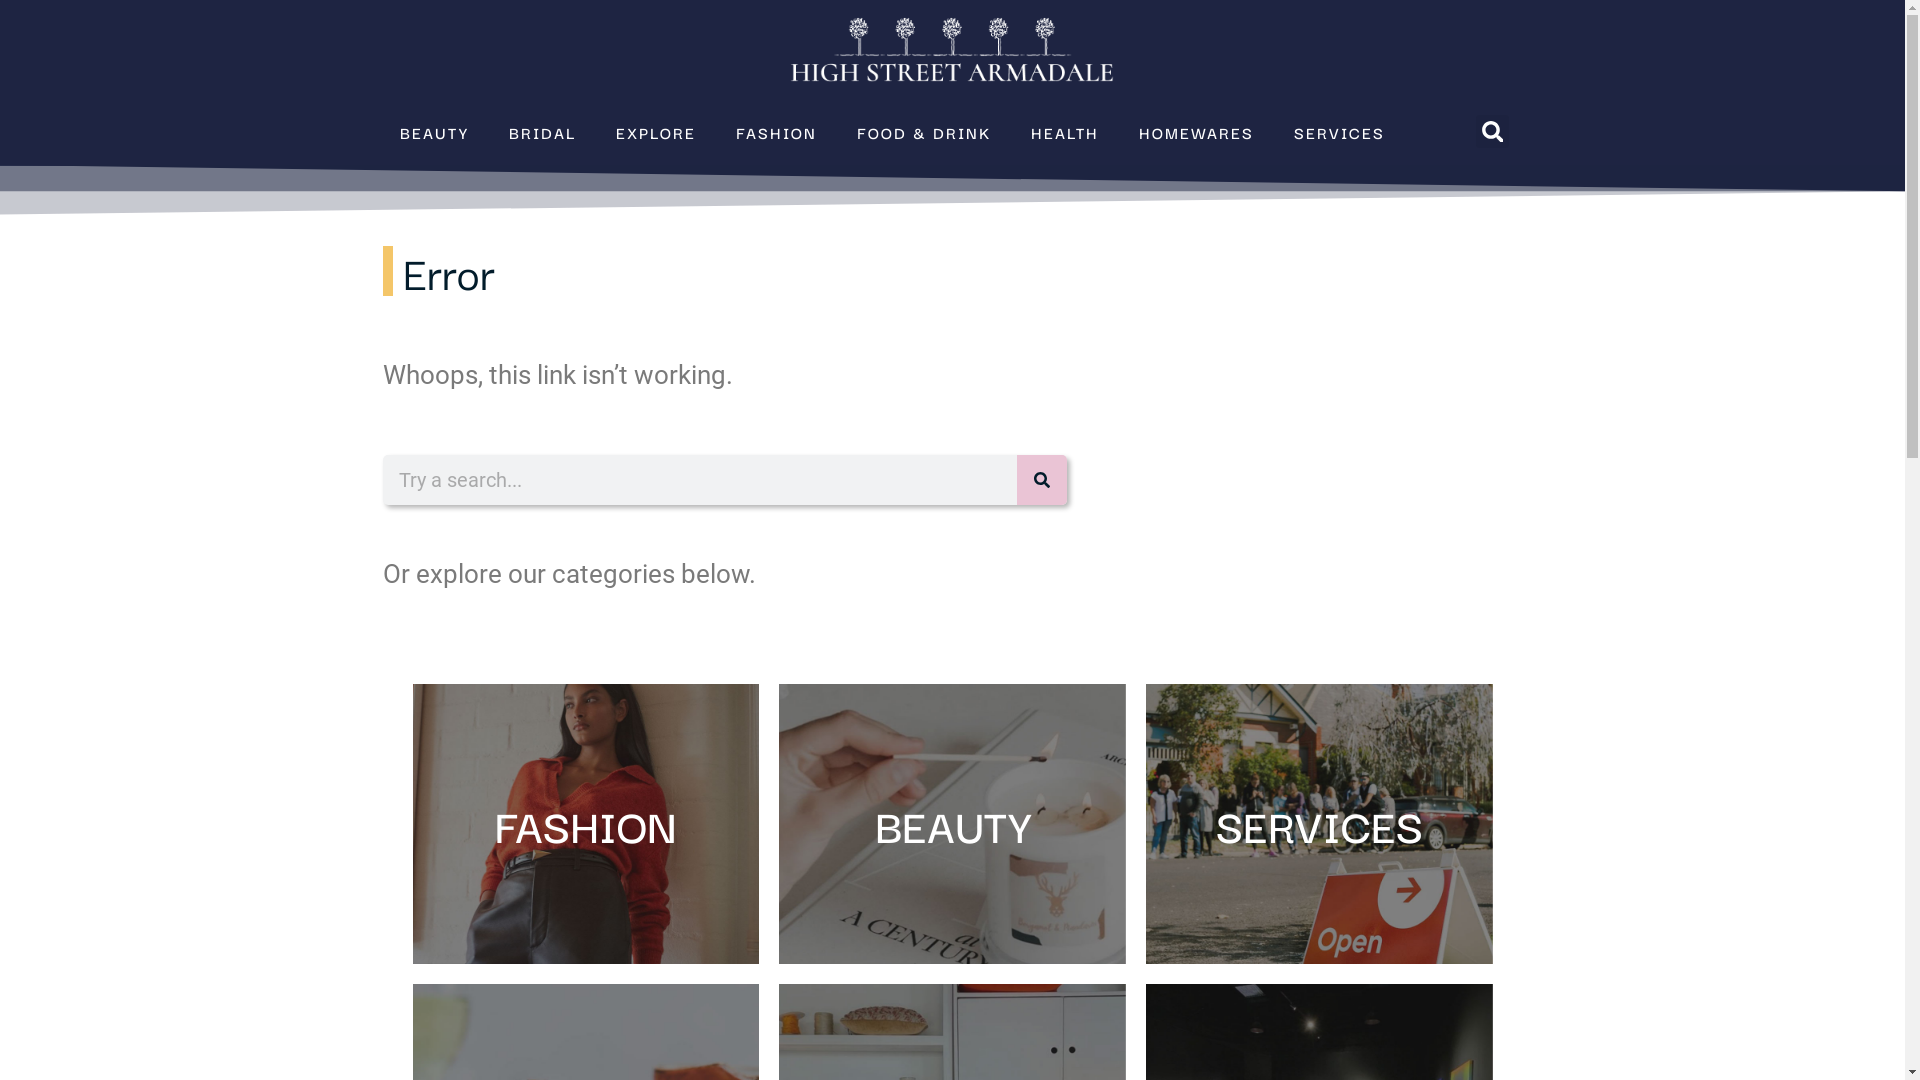 This screenshot has height=1080, width=1920. I want to click on 'EXPLORE', so click(656, 131).